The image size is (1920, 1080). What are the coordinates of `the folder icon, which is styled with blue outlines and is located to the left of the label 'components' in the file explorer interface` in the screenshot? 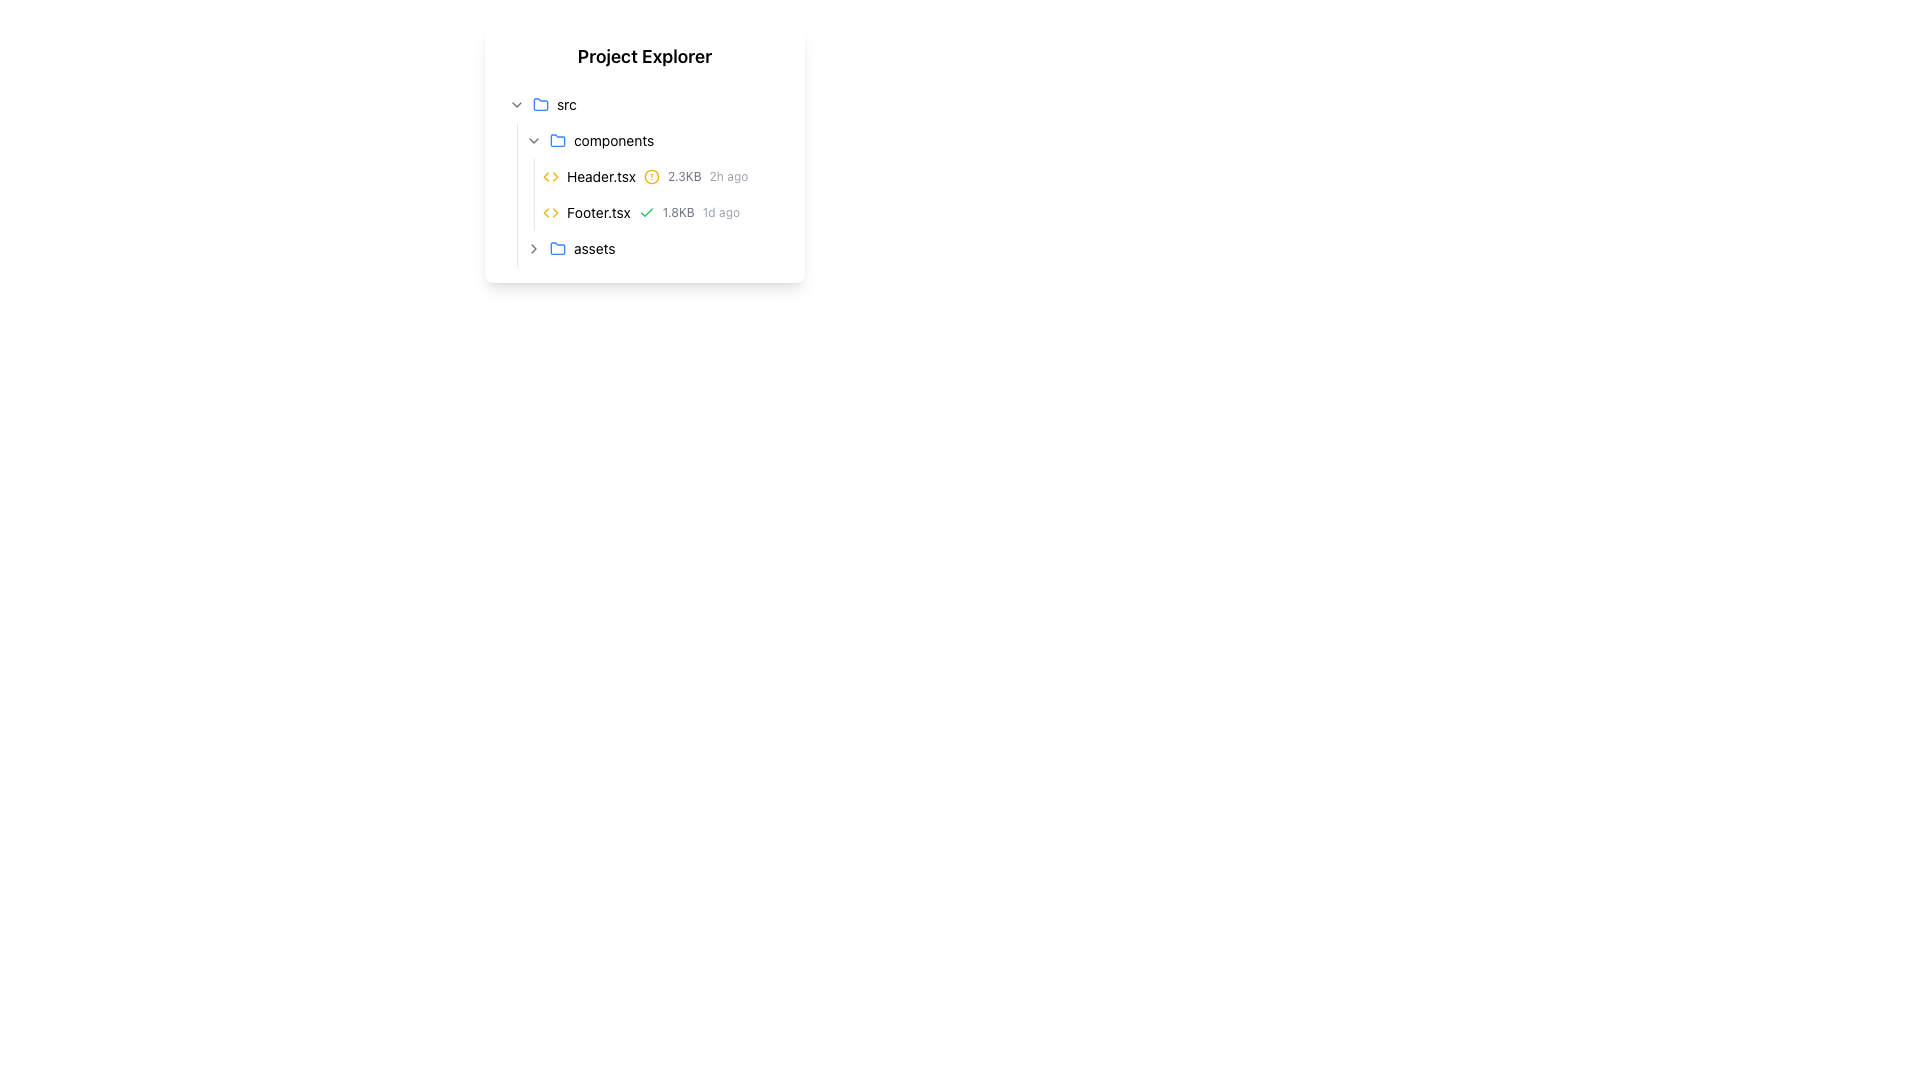 It's located at (557, 140).